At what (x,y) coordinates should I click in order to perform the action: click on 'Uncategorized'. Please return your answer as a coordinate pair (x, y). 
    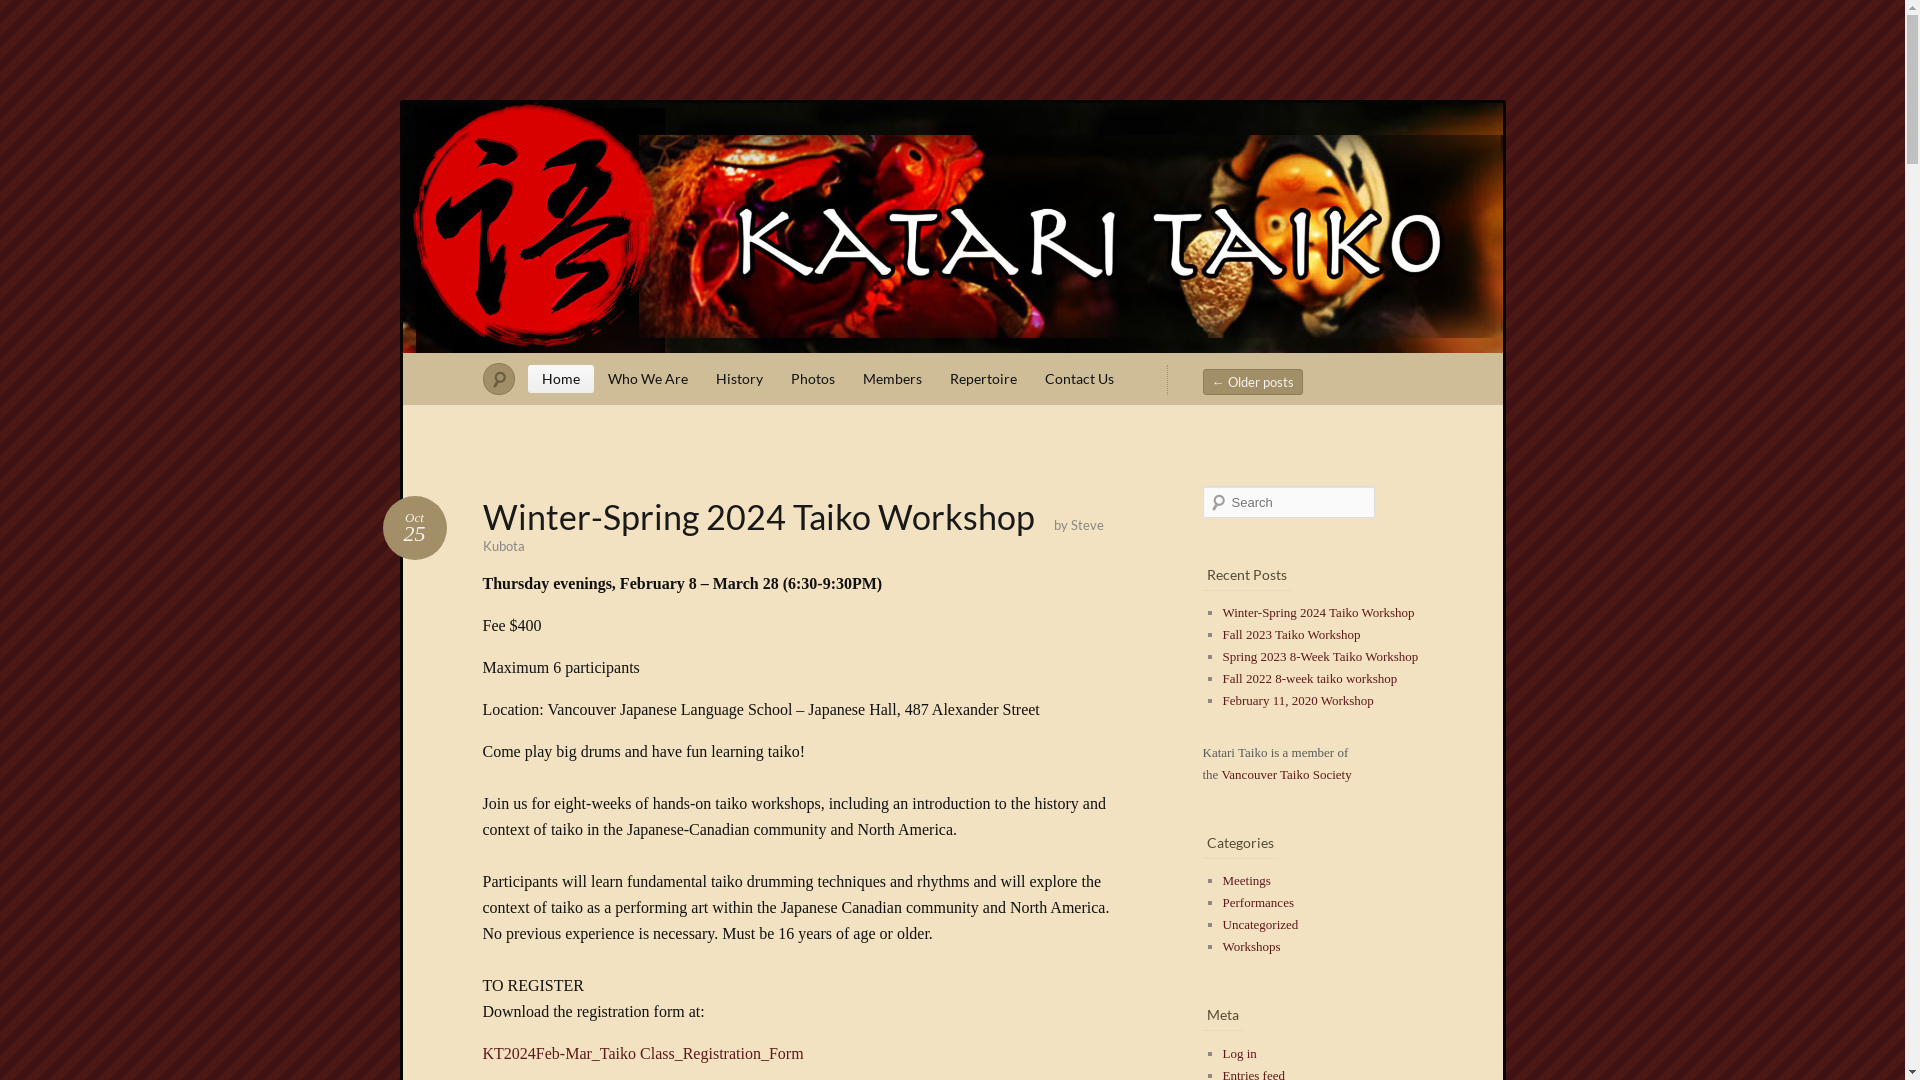
    Looking at the image, I should click on (1258, 924).